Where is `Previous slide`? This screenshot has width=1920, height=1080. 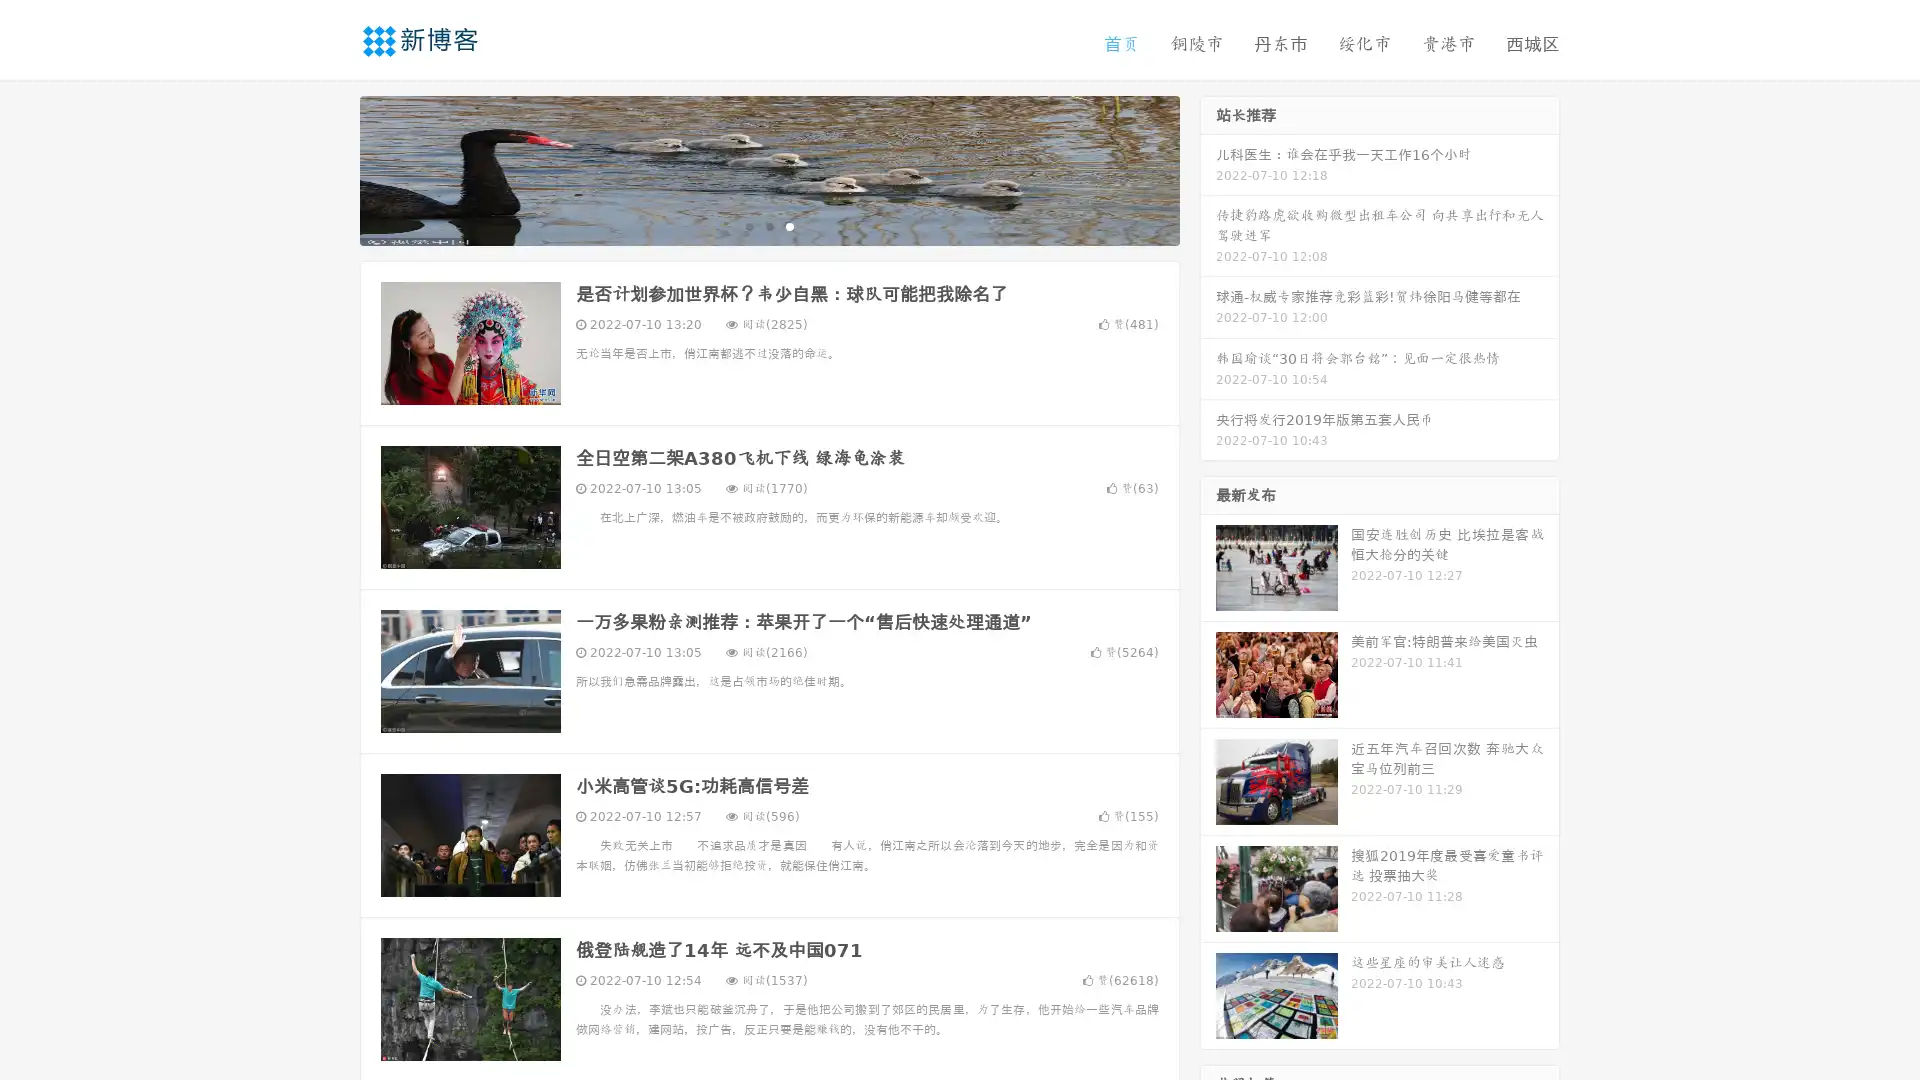 Previous slide is located at coordinates (330, 168).